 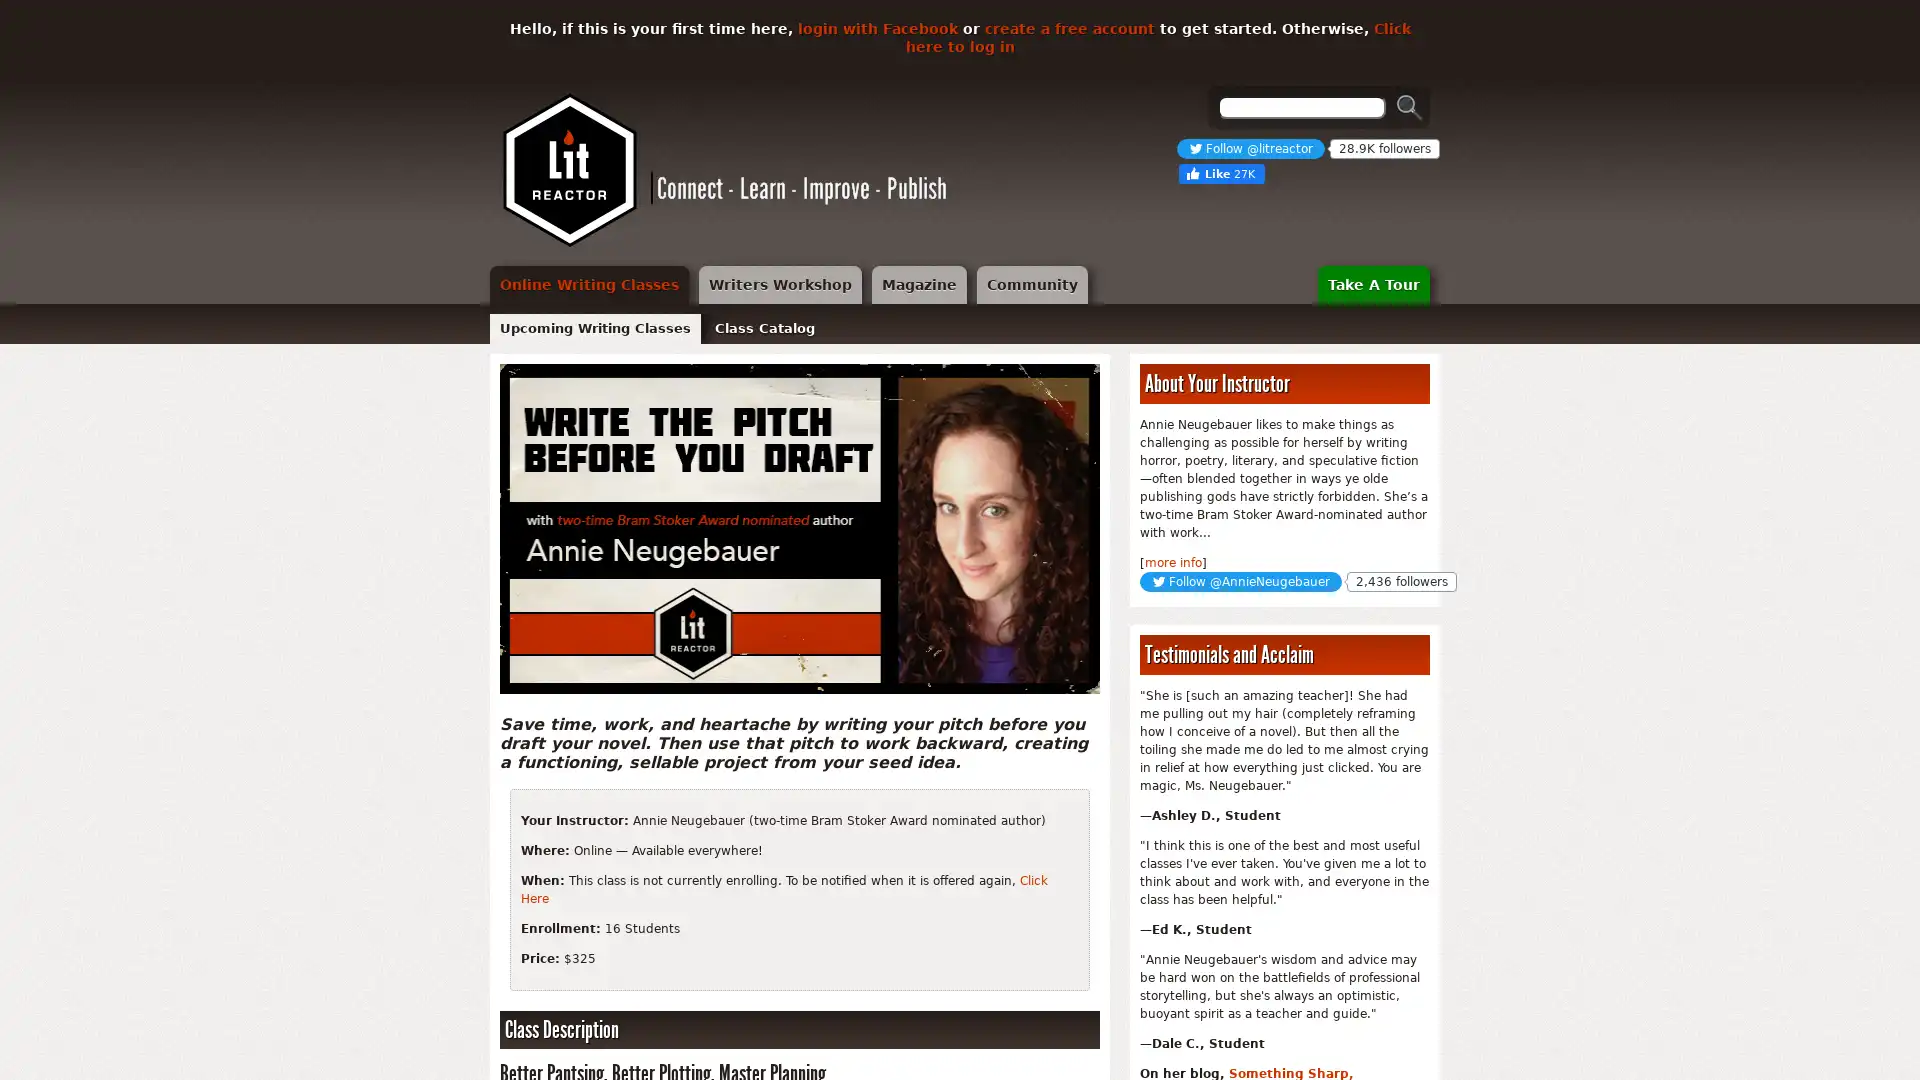 What do you see at coordinates (1409, 107) in the screenshot?
I see `Search` at bounding box center [1409, 107].